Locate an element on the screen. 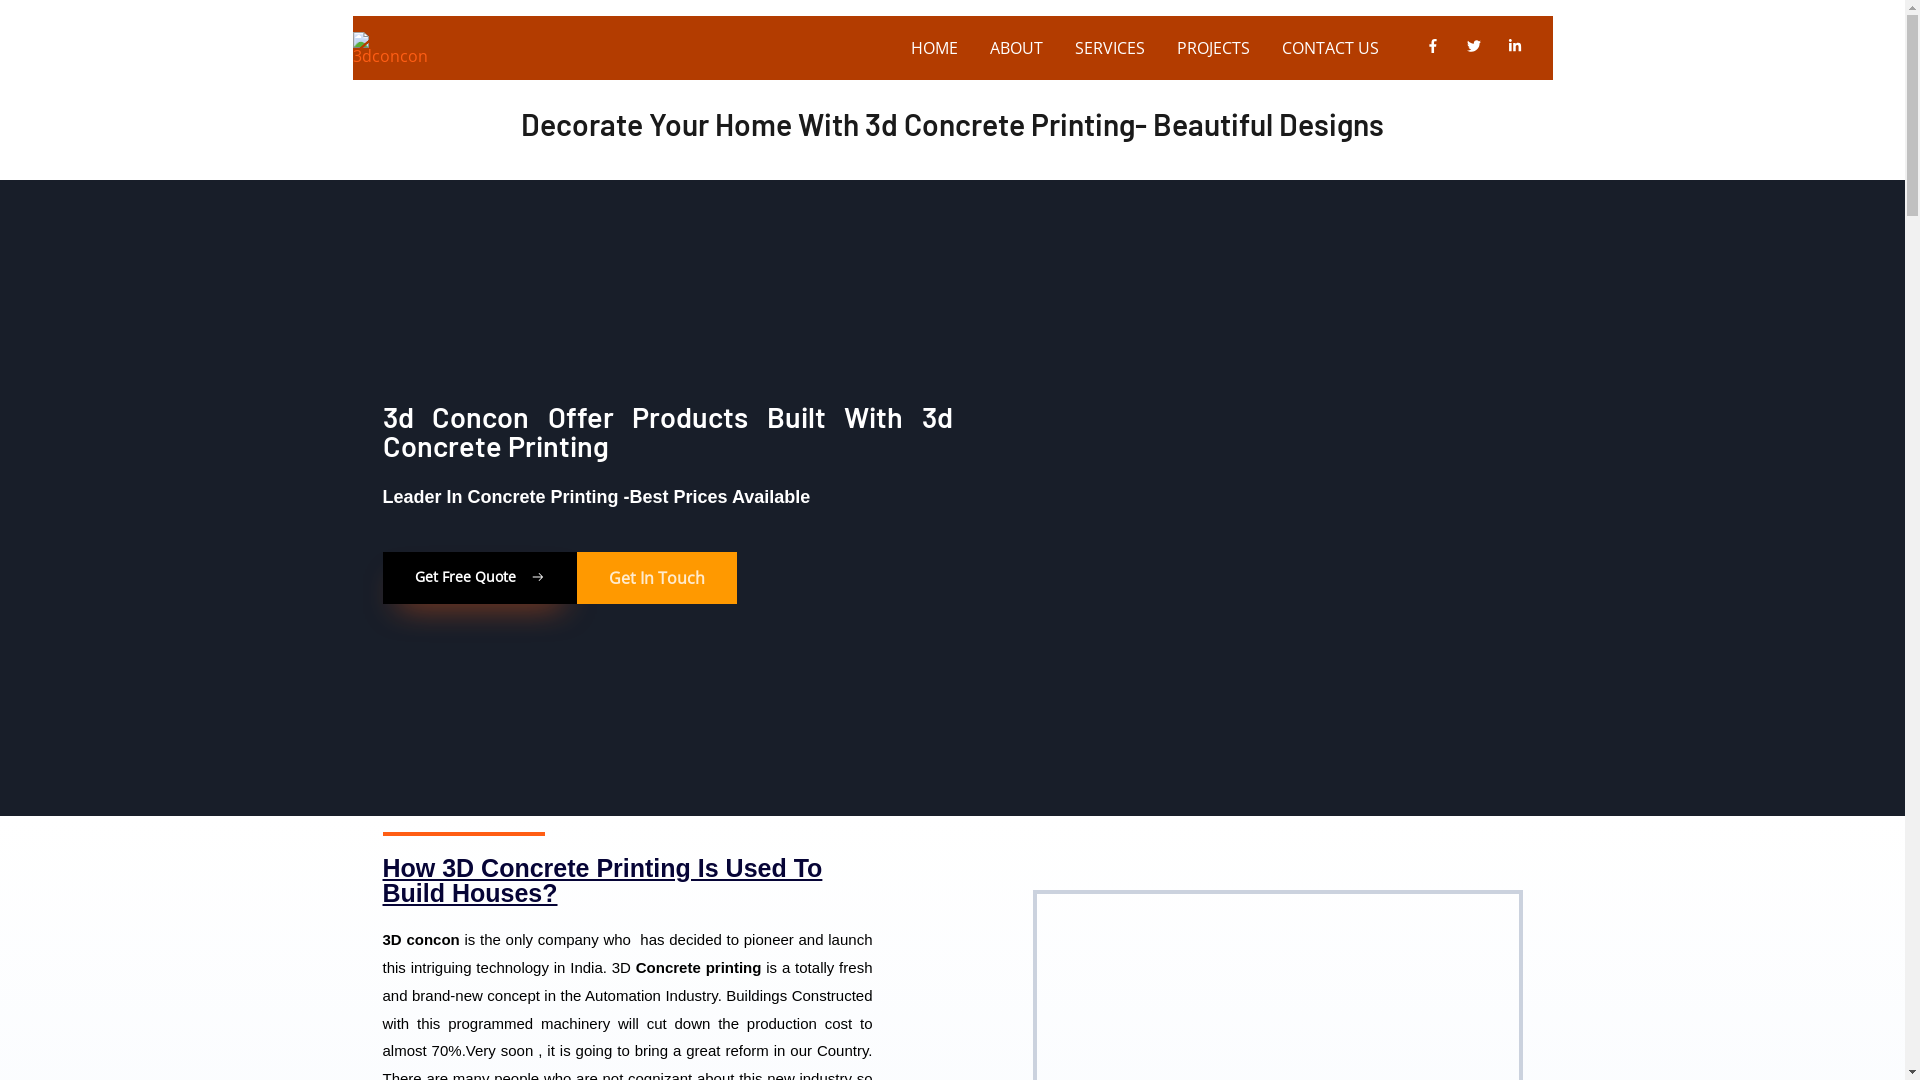  'Get In Touch' is located at coordinates (656, 578).